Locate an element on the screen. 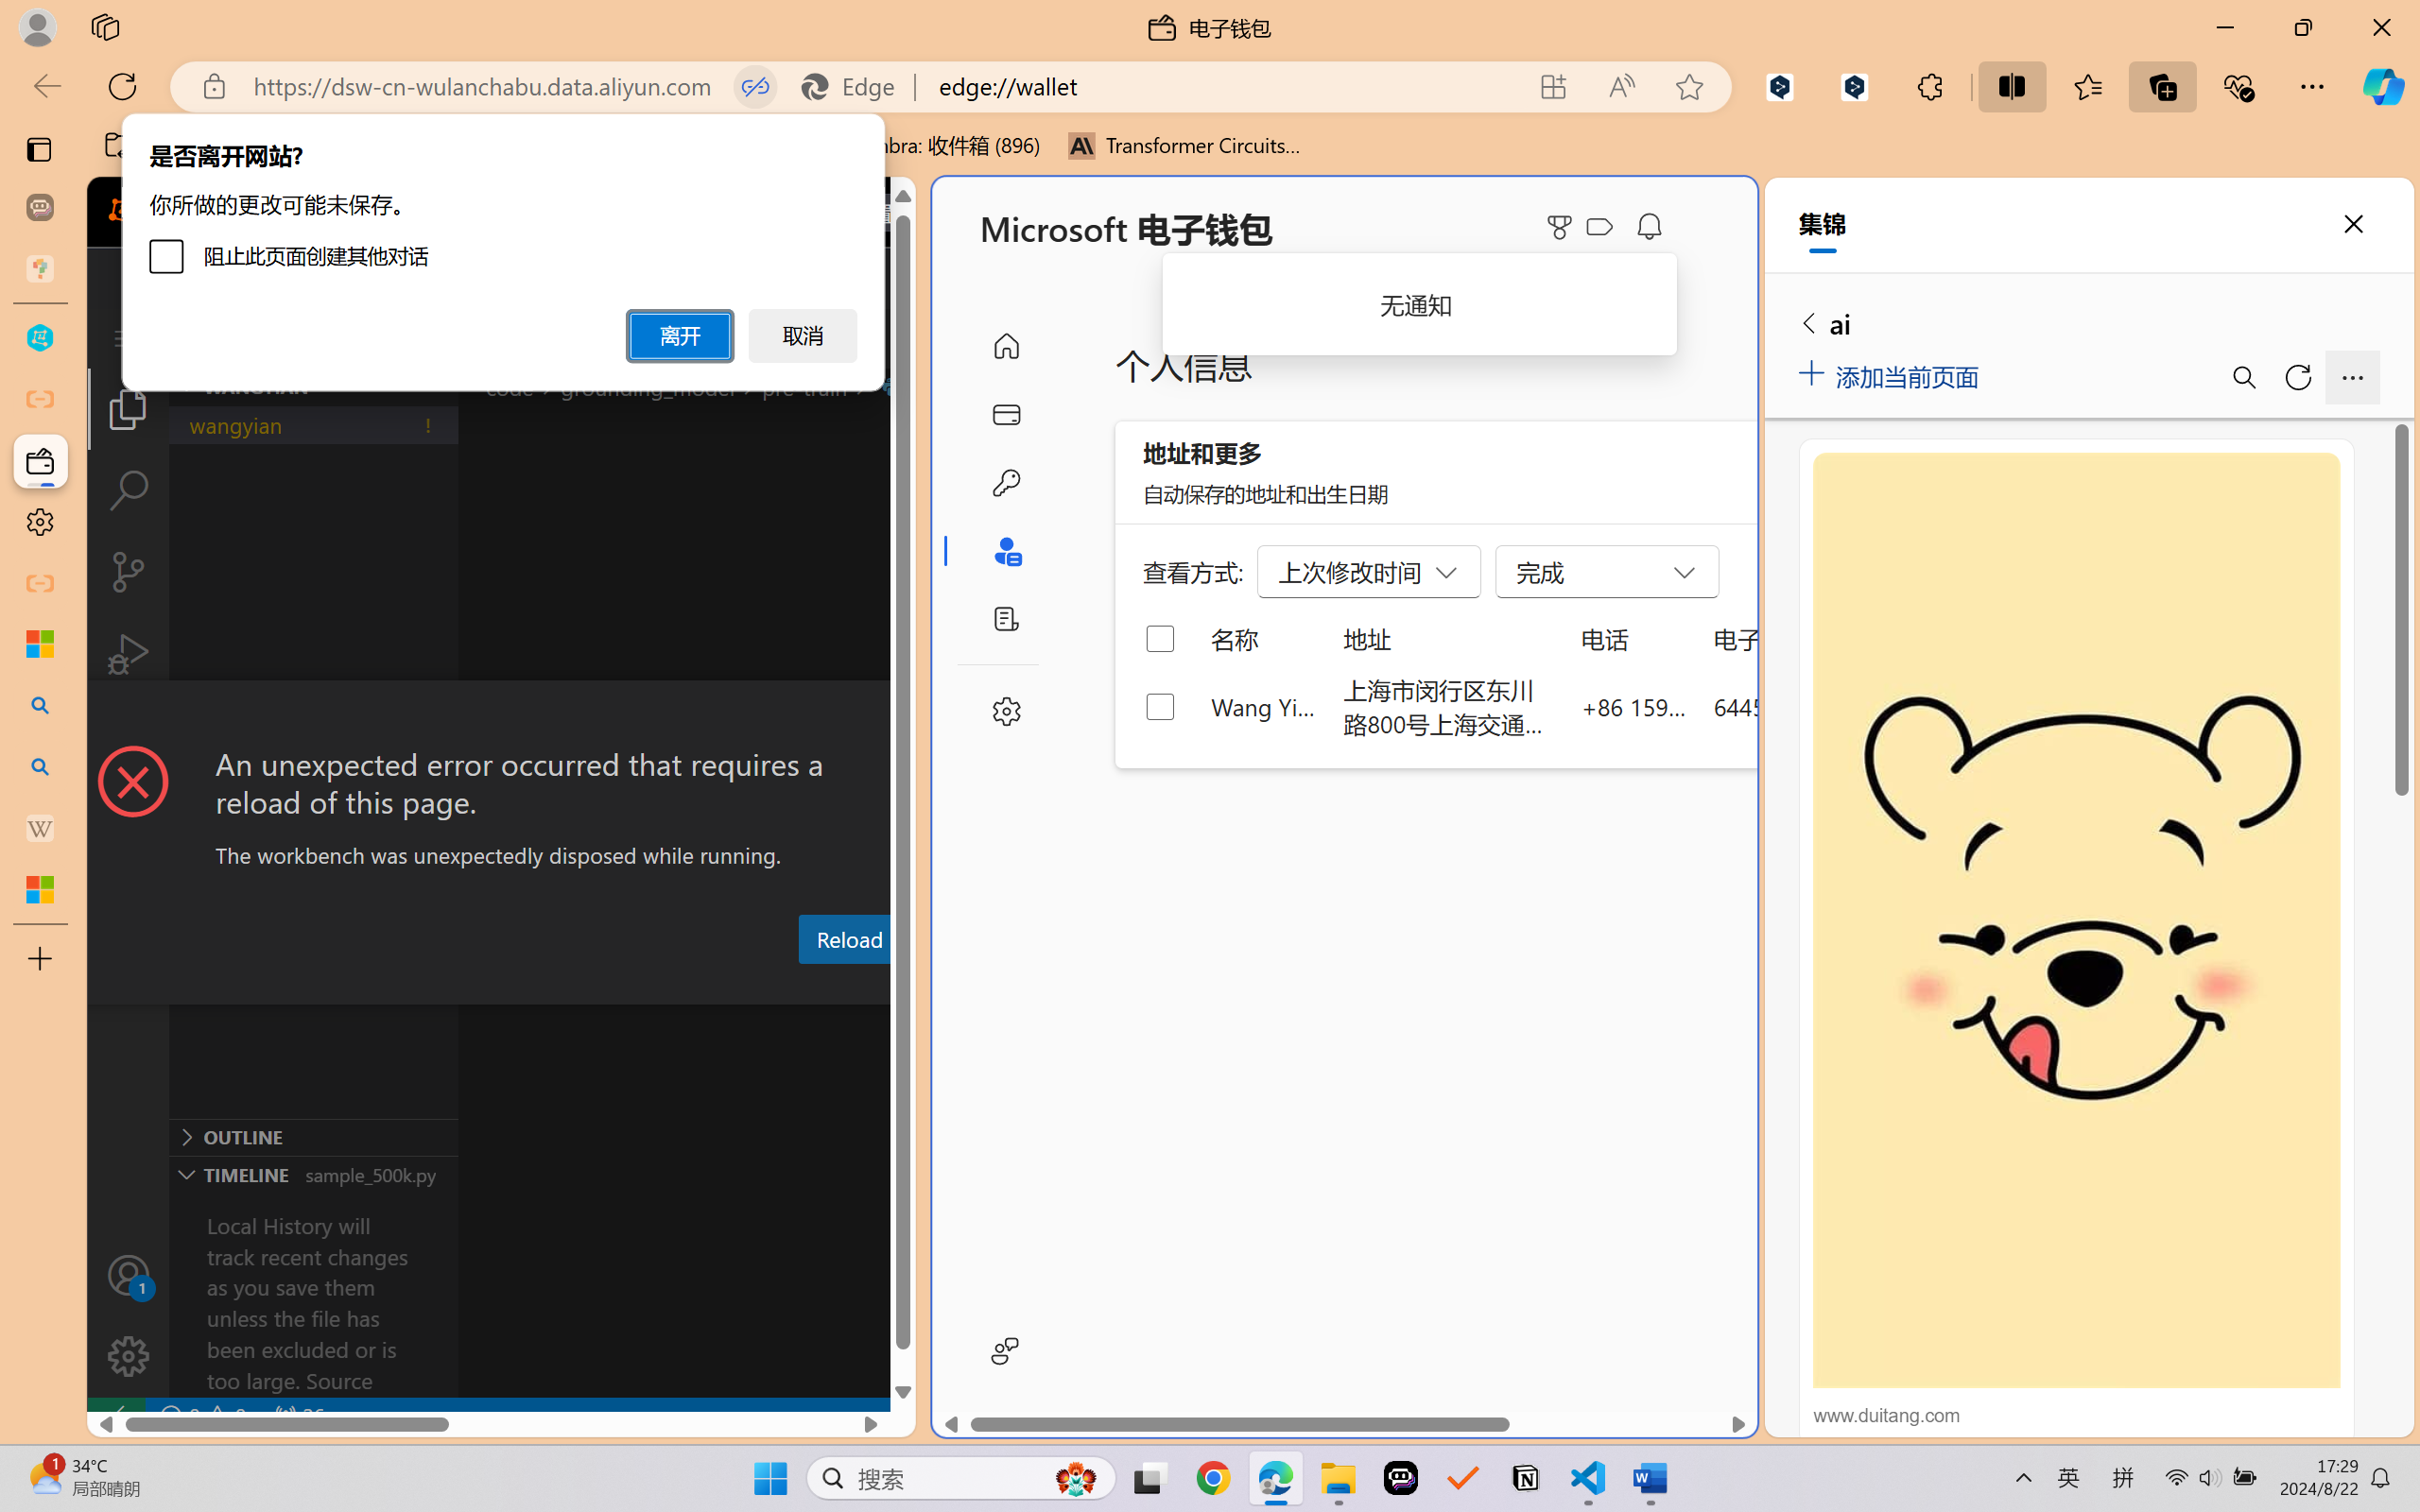 The width and height of the screenshot is (2420, 1512). 'Run and Debug (Ctrl+Shift+D)' is located at coordinates (127, 653).